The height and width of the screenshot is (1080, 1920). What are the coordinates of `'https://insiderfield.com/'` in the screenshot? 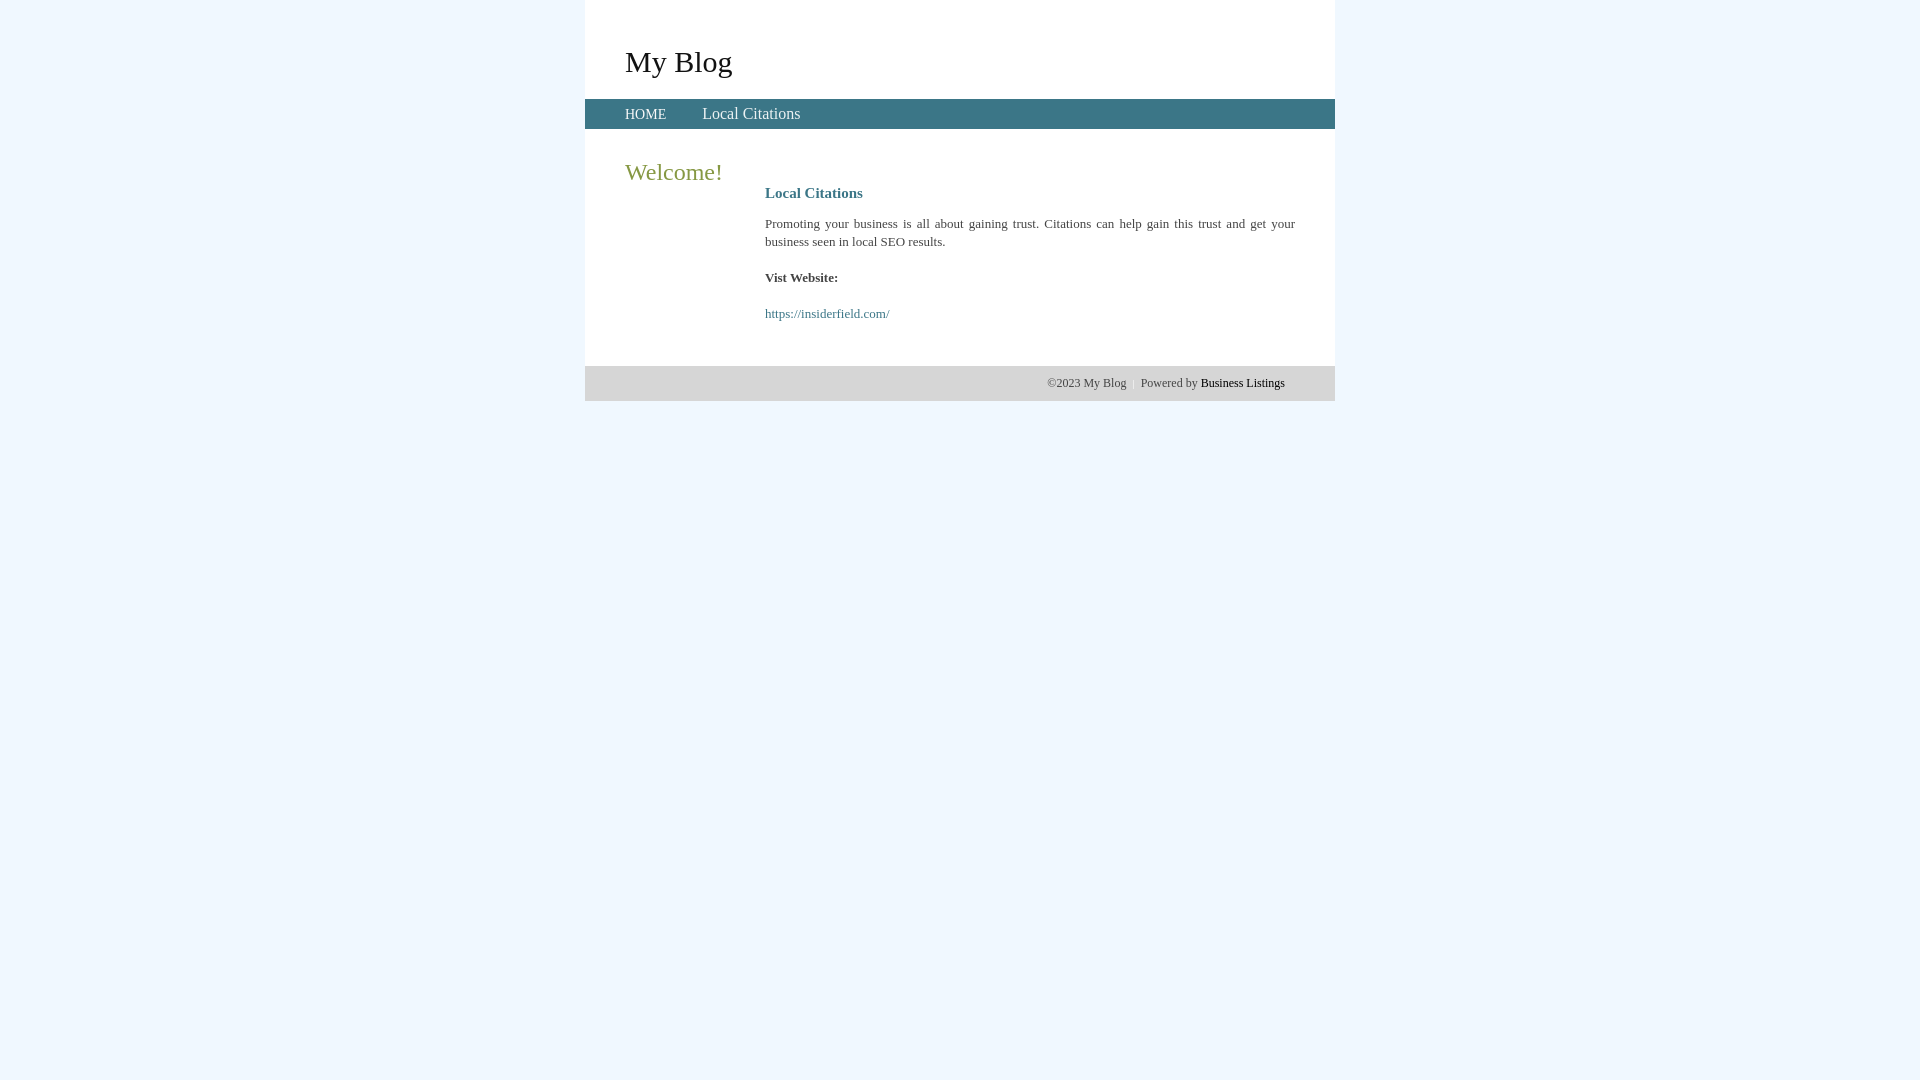 It's located at (763, 313).